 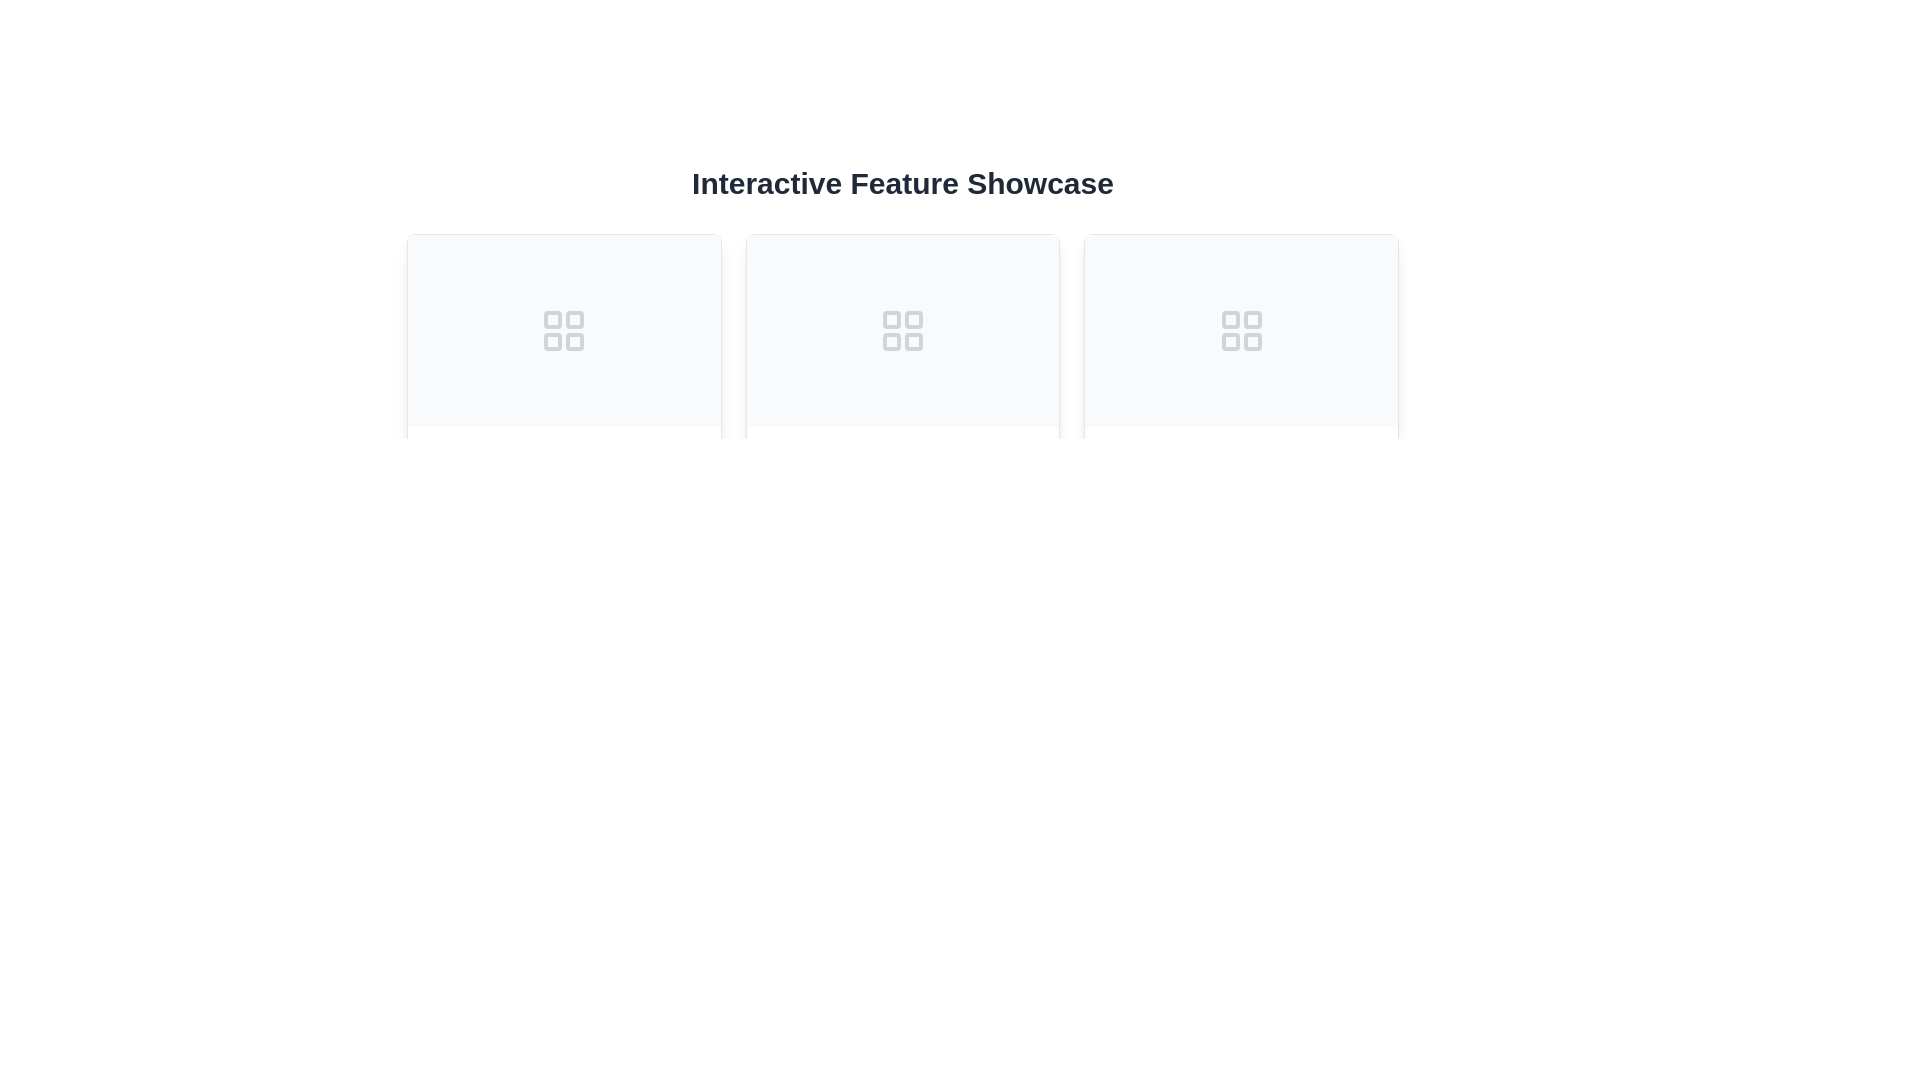 What do you see at coordinates (563, 415) in the screenshot?
I see `the first card in the grid layout, which has a white background, subtle gray border, and a shadow effect` at bounding box center [563, 415].